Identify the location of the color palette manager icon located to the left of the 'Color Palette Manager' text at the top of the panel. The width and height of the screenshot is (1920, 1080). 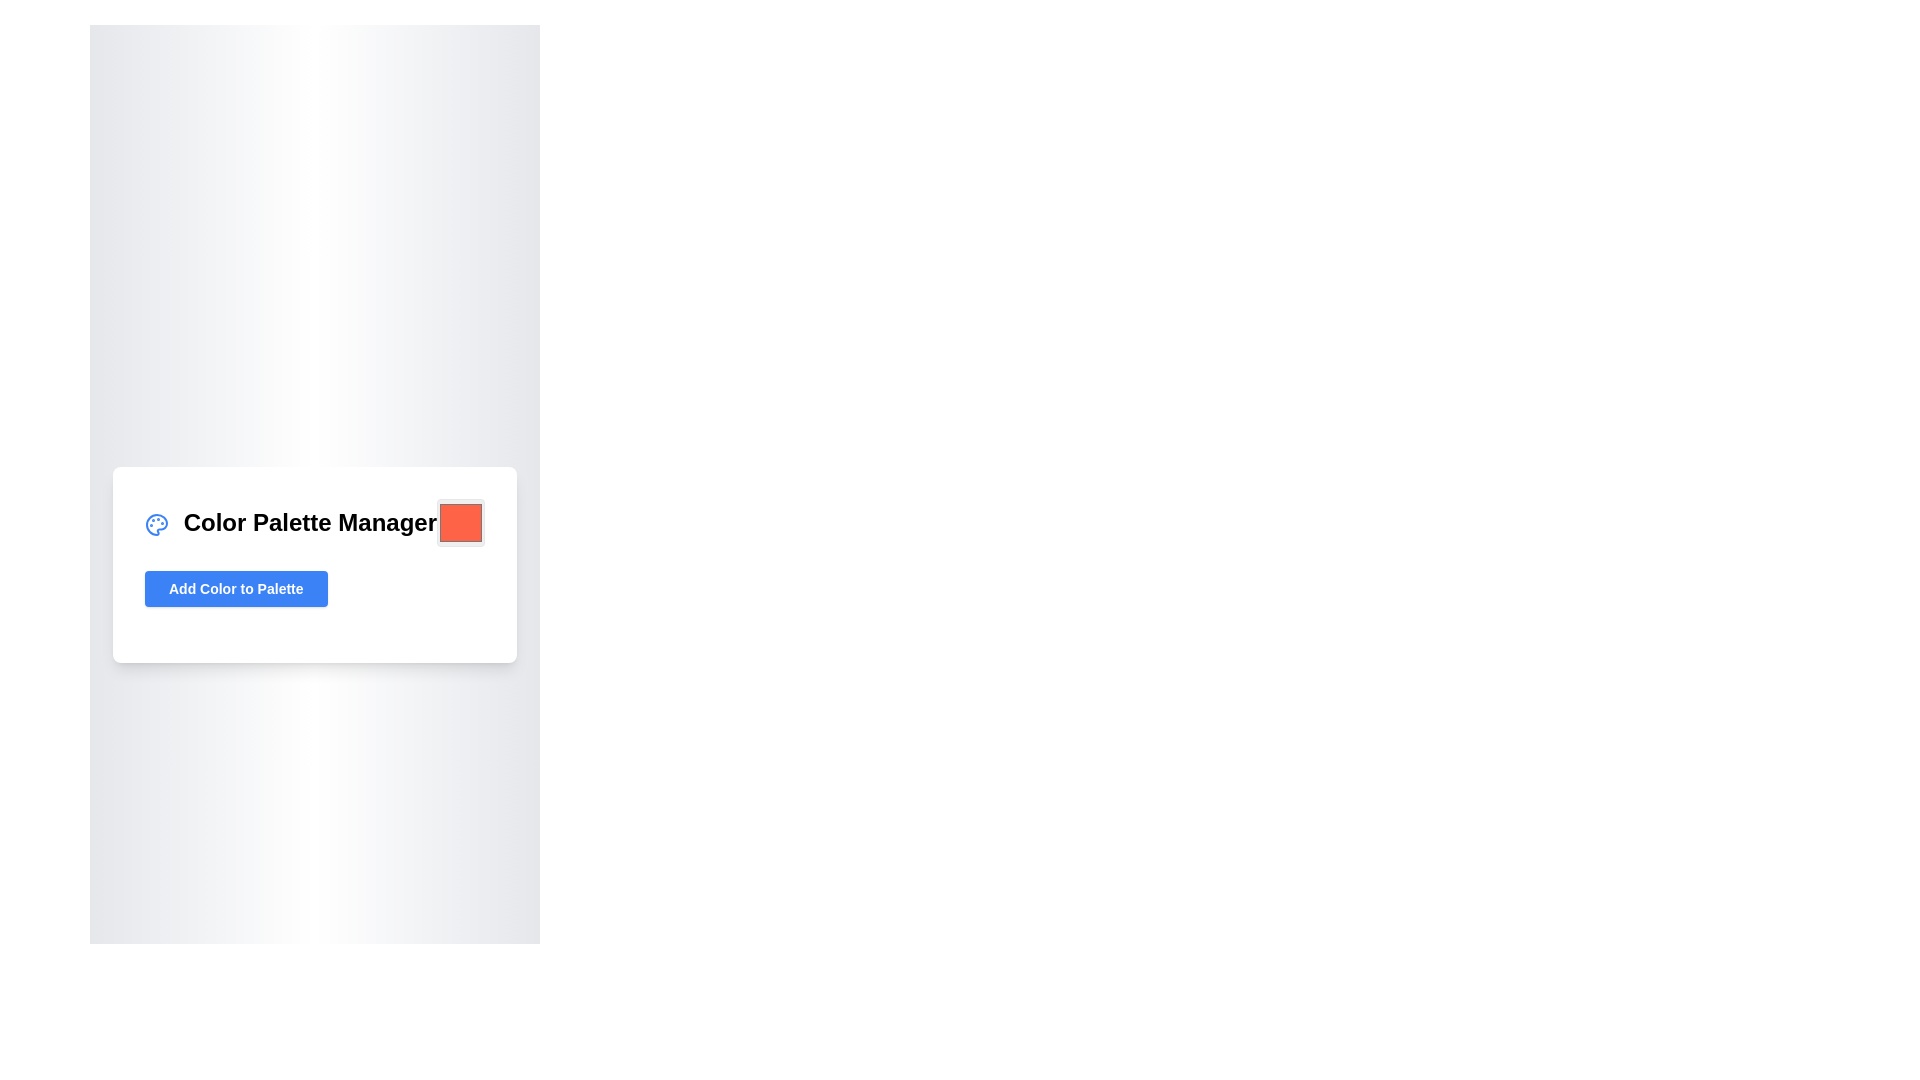
(156, 523).